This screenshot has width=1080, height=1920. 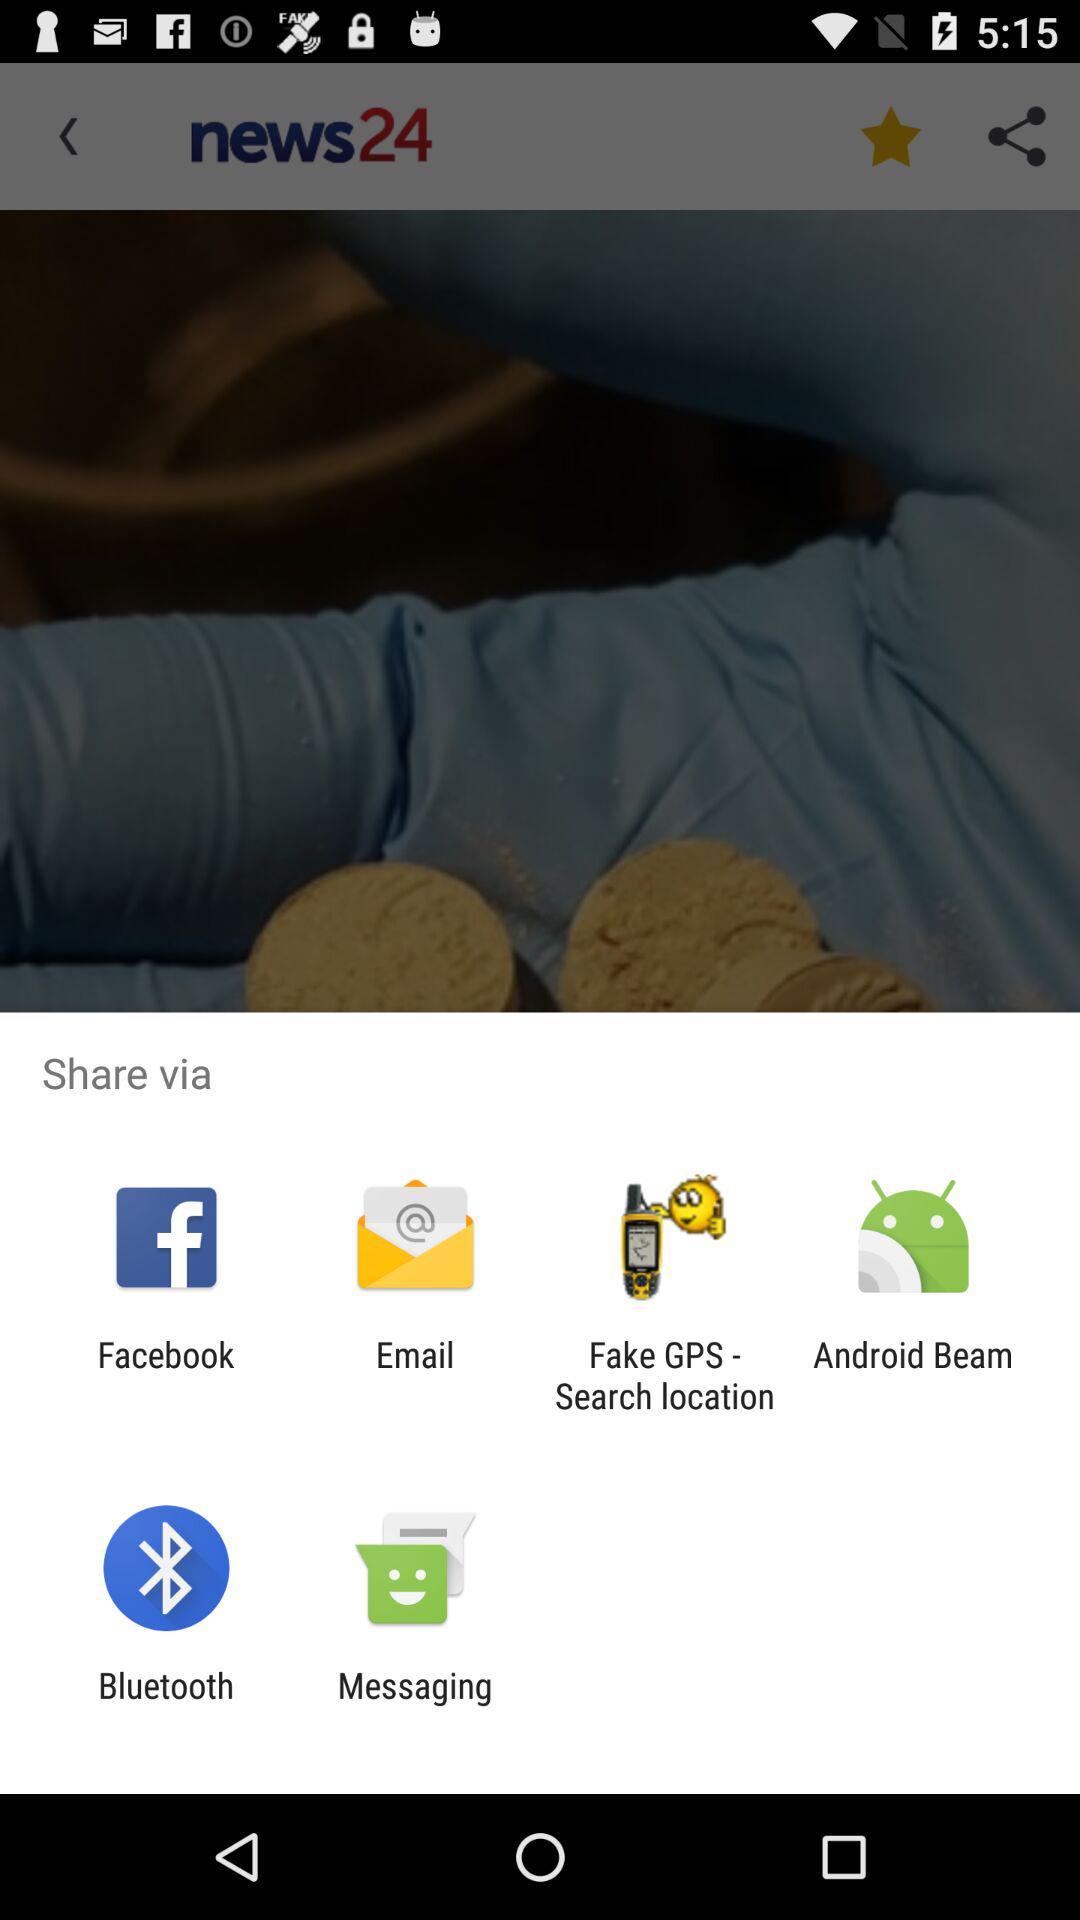 I want to click on icon next to the email, so click(x=664, y=1374).